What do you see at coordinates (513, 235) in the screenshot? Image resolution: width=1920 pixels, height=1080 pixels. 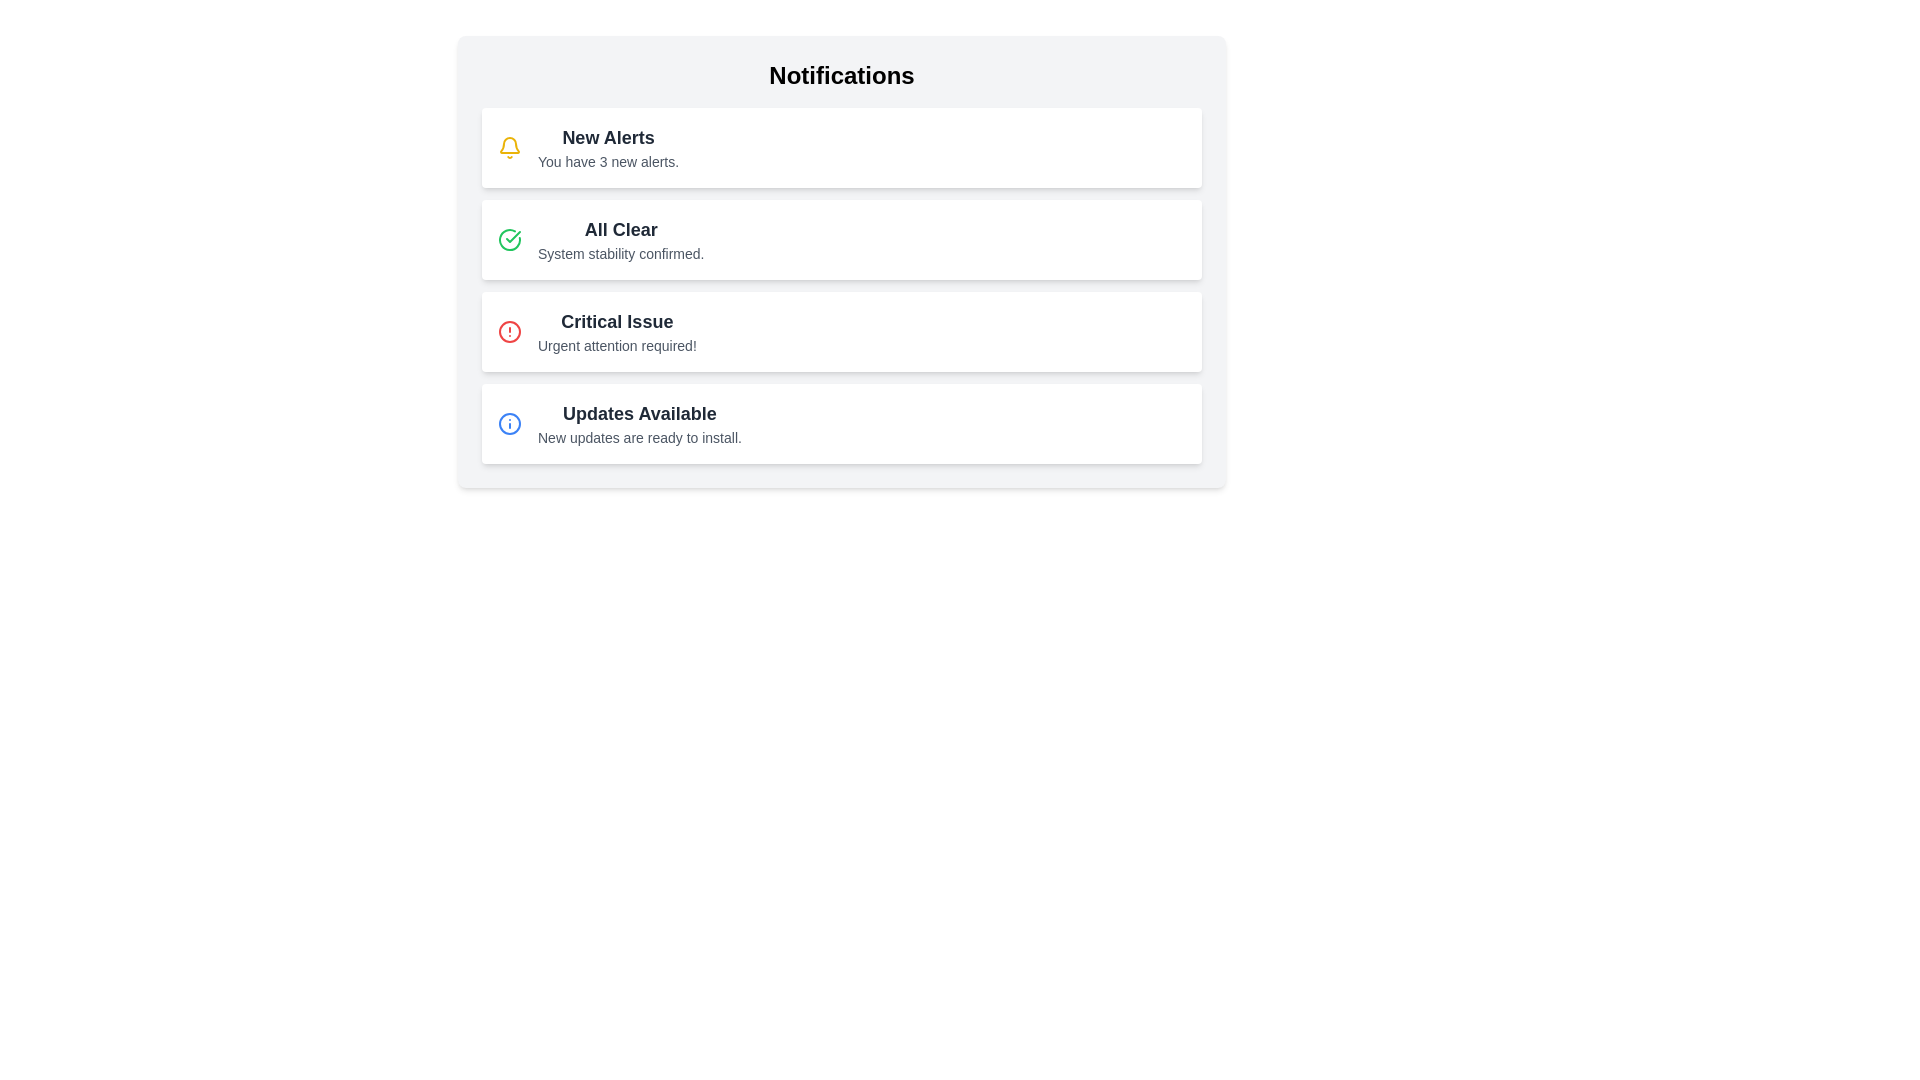 I see `the green checkmark icon within a circle, located on the left side of the 'All Clear' notification item in the 'Notifications' list` at bounding box center [513, 235].